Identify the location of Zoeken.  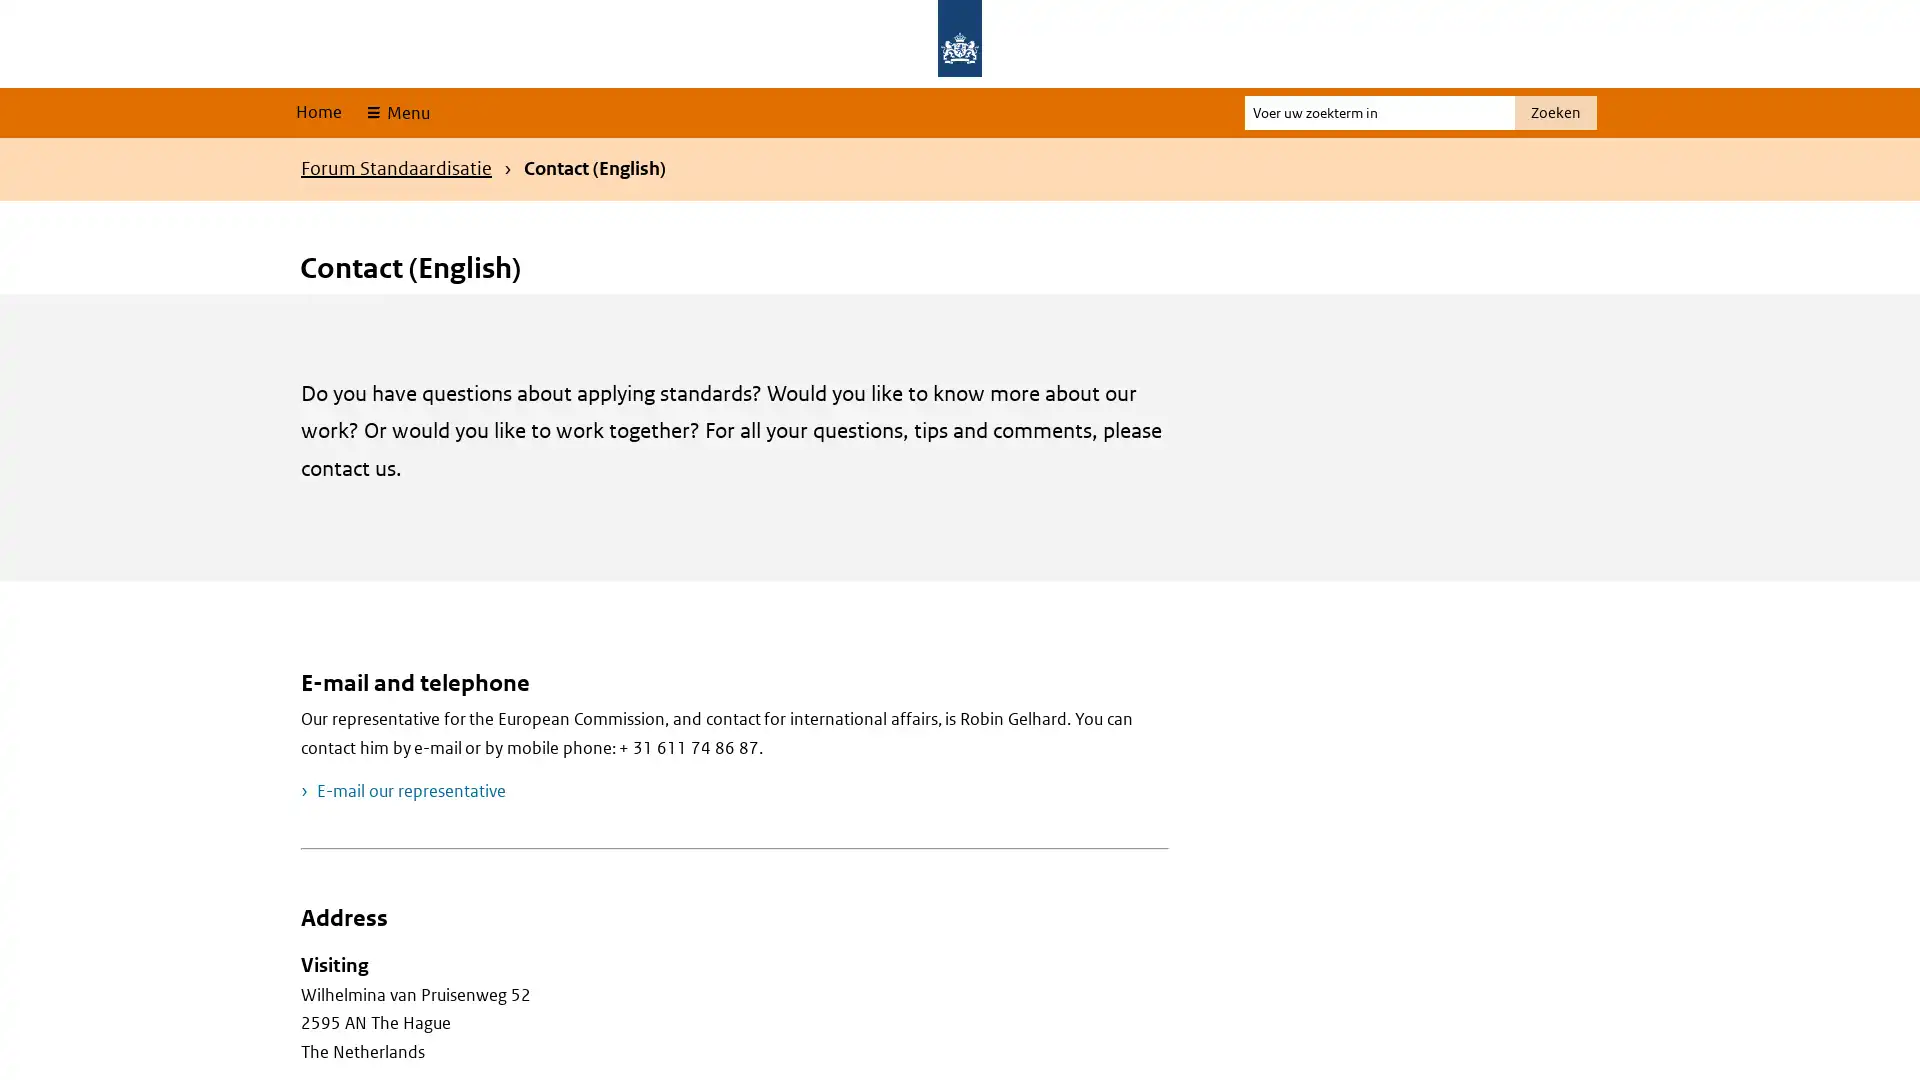
(1554, 112).